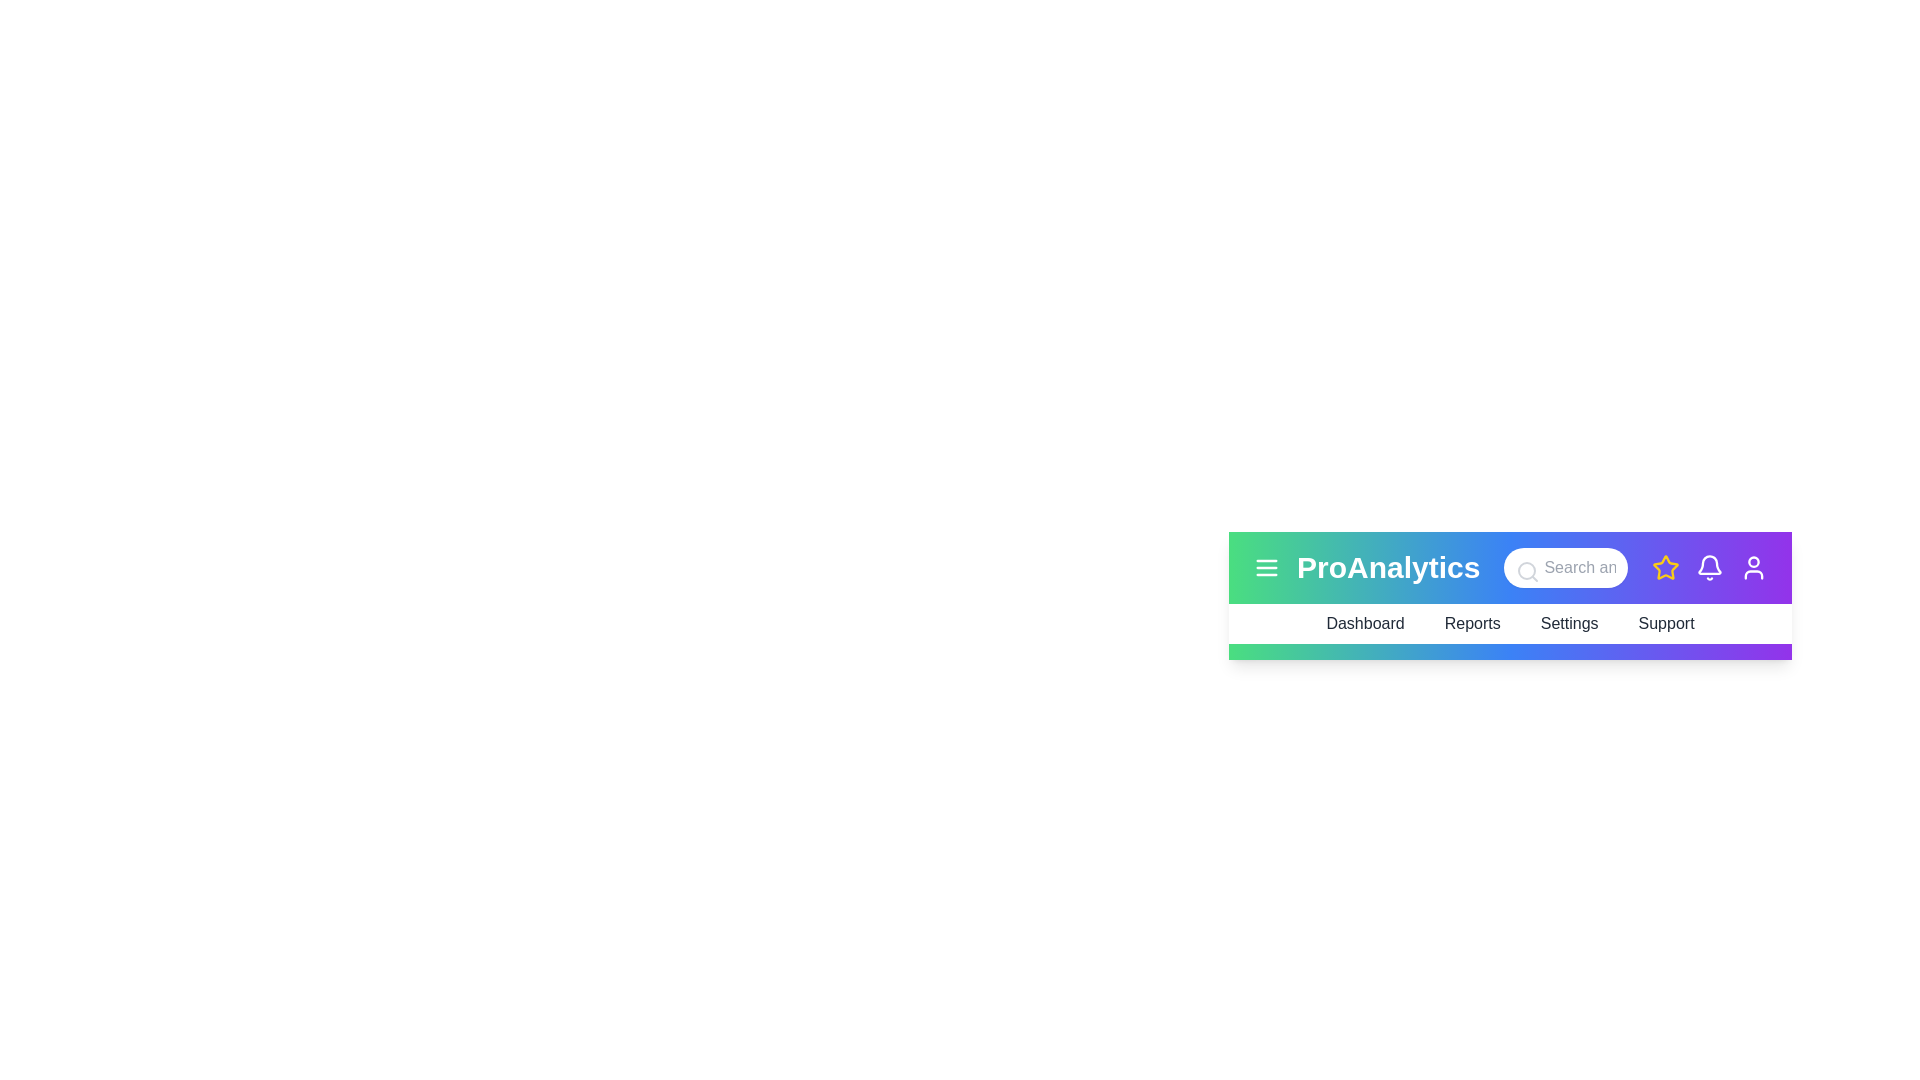 This screenshot has width=1920, height=1080. I want to click on the notification bell icon, so click(1708, 567).